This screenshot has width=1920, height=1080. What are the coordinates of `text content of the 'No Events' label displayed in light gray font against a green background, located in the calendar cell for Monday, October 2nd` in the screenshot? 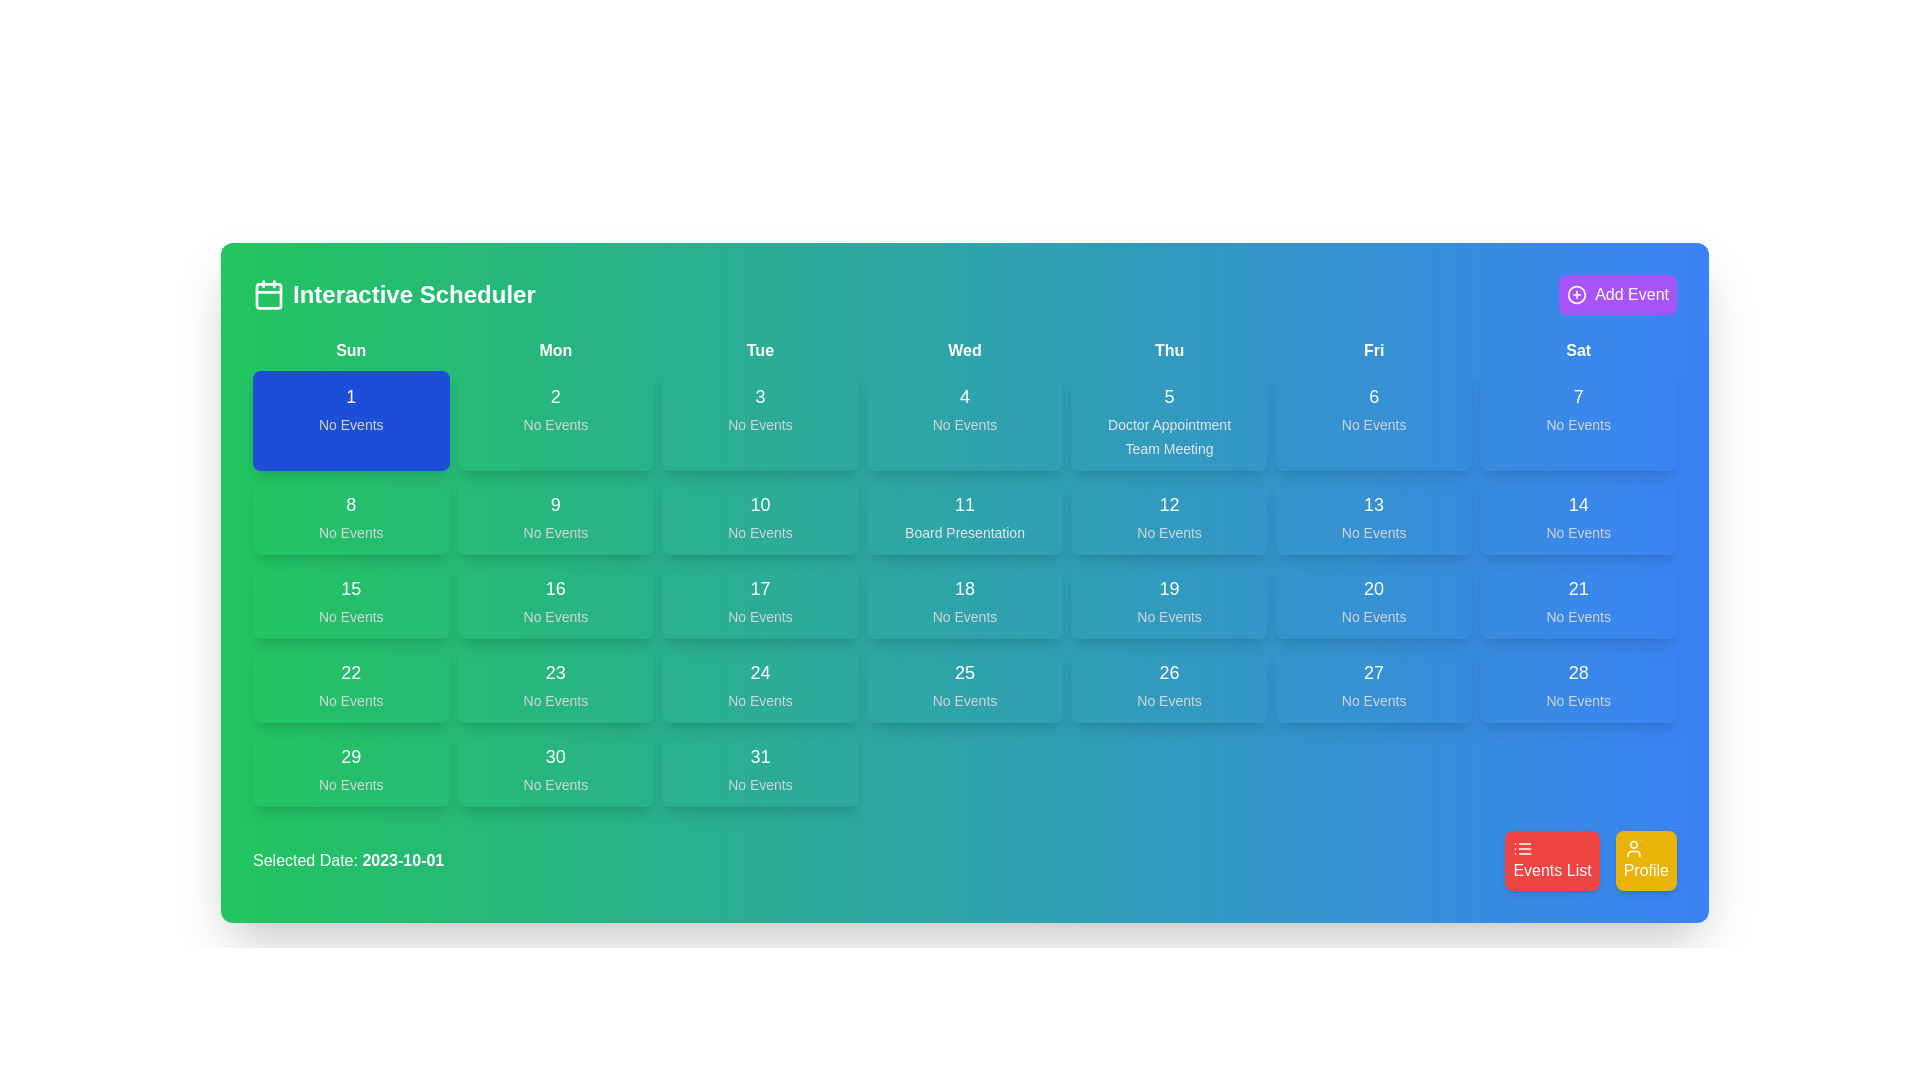 It's located at (555, 423).